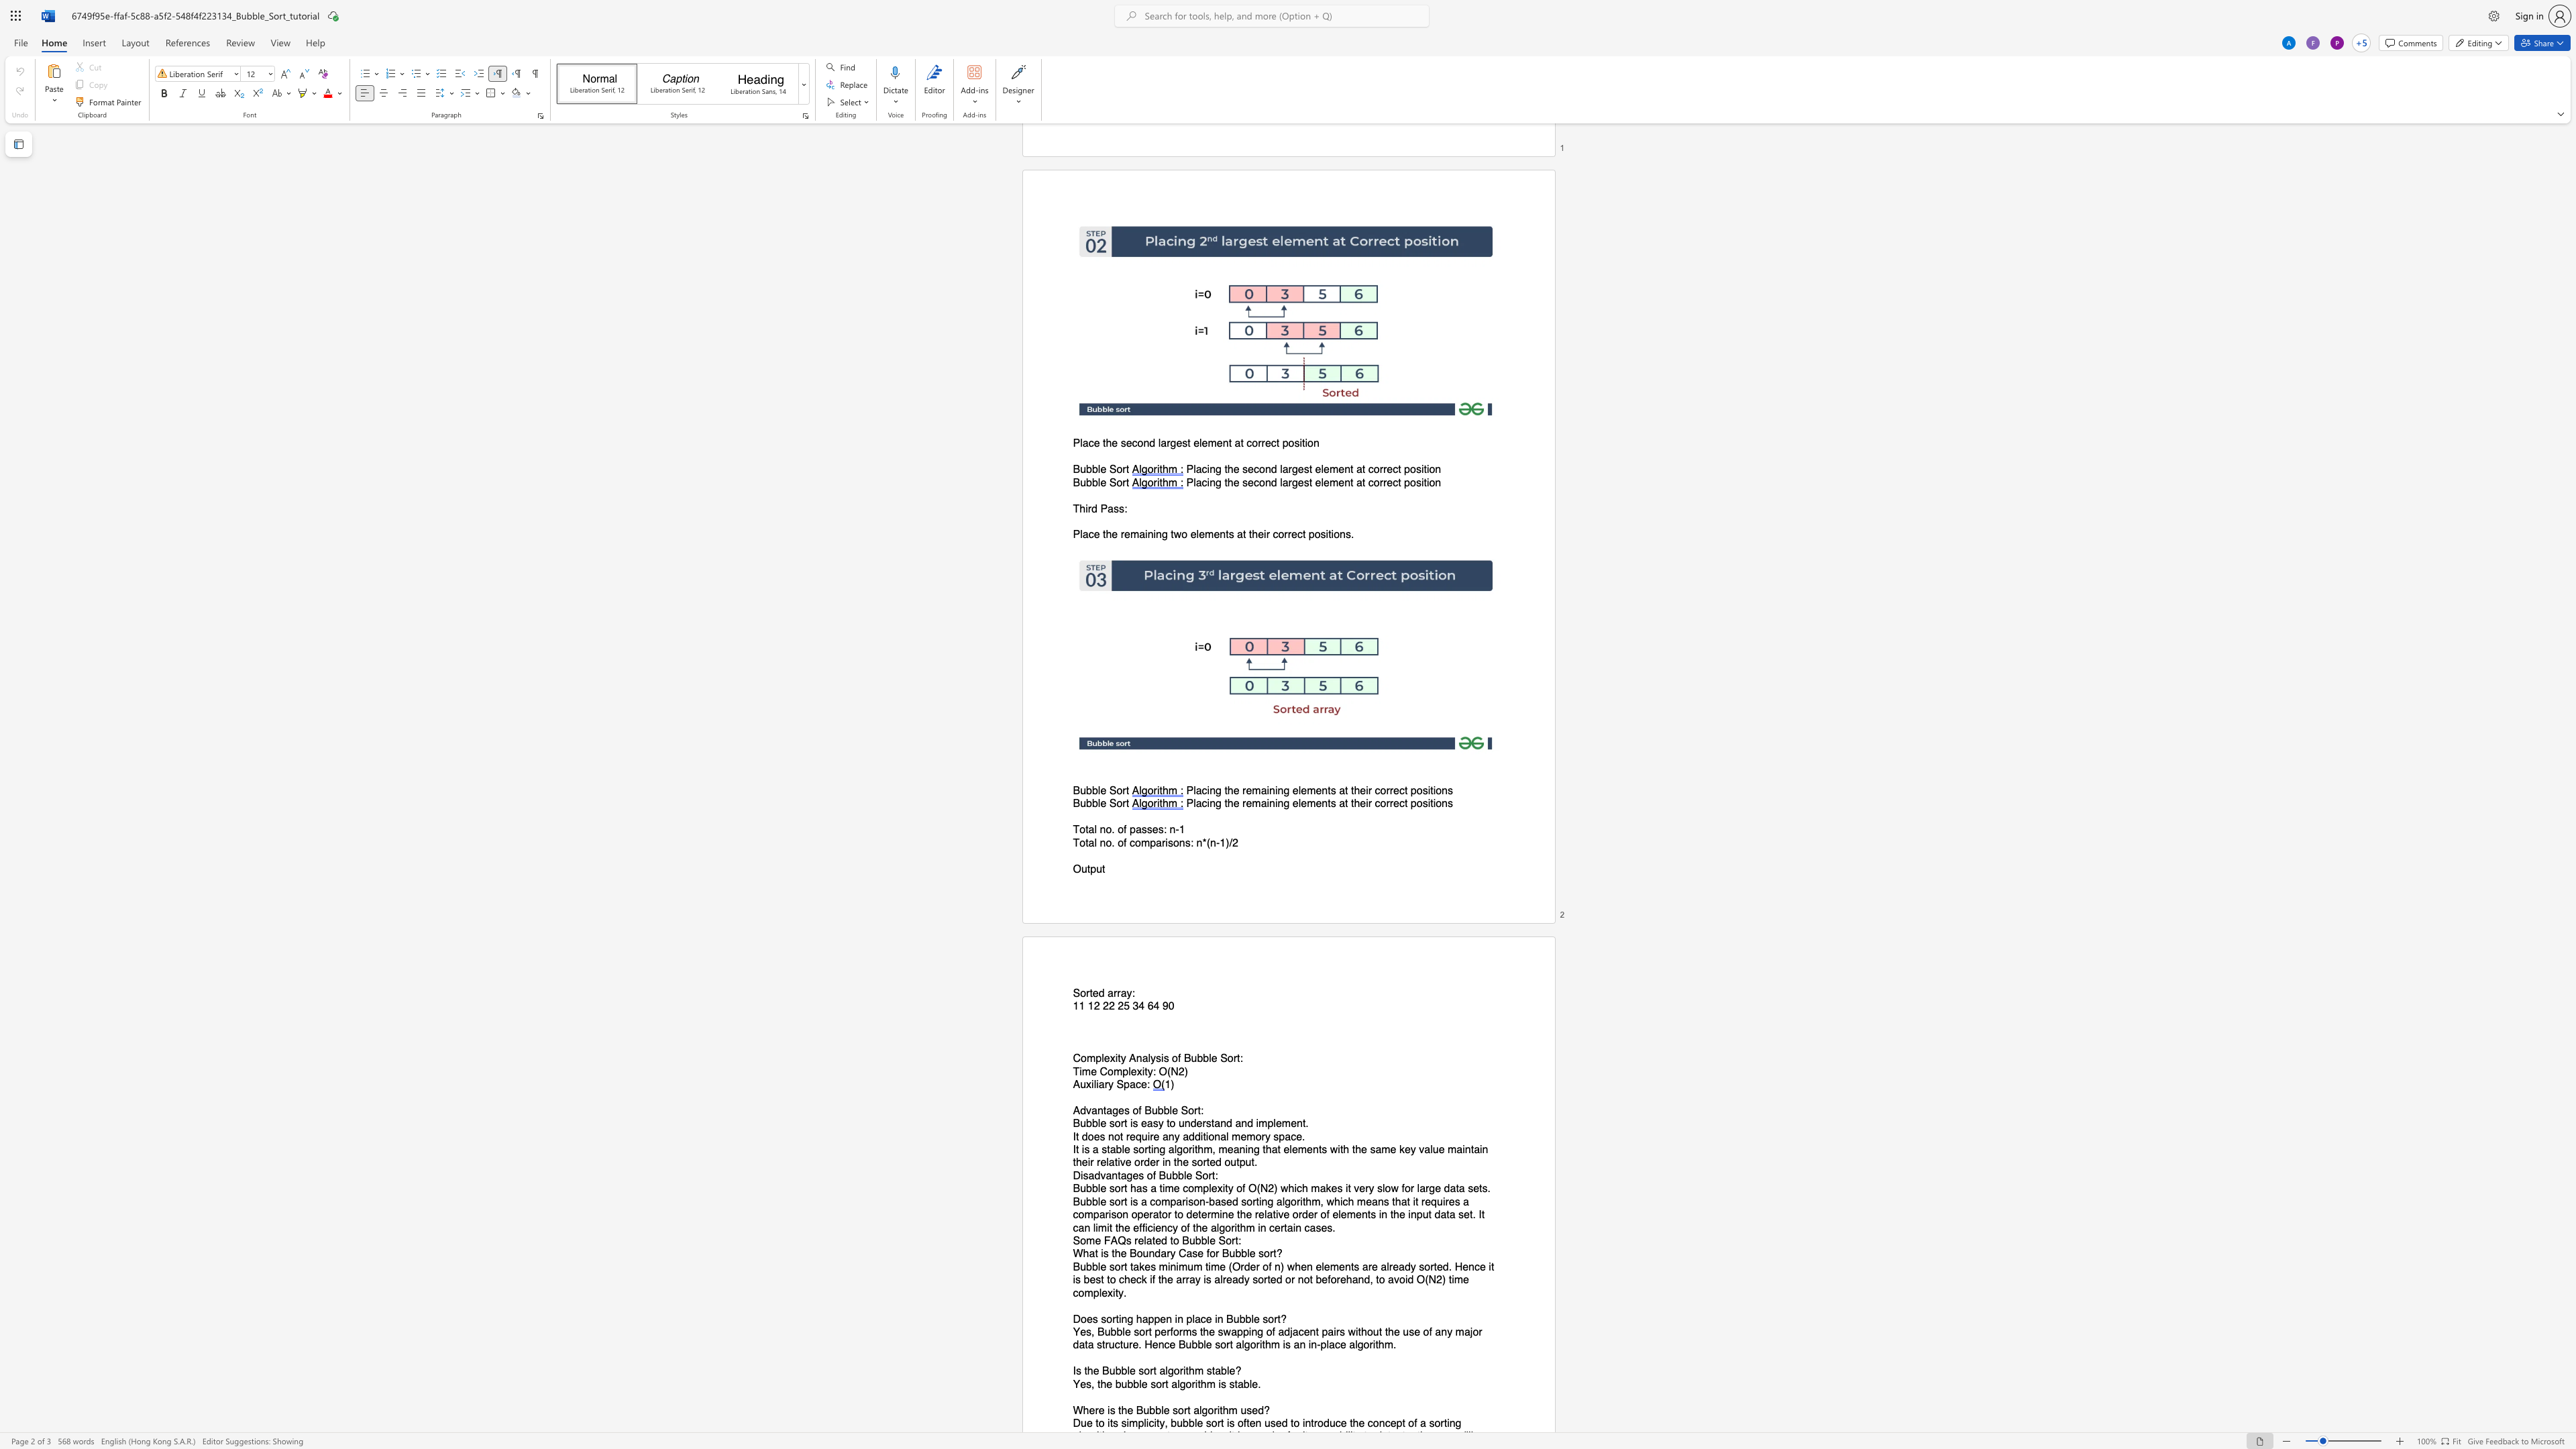 The width and height of the screenshot is (2576, 1449). What do you see at coordinates (1124, 804) in the screenshot?
I see `the 1th character "r" in the text` at bounding box center [1124, 804].